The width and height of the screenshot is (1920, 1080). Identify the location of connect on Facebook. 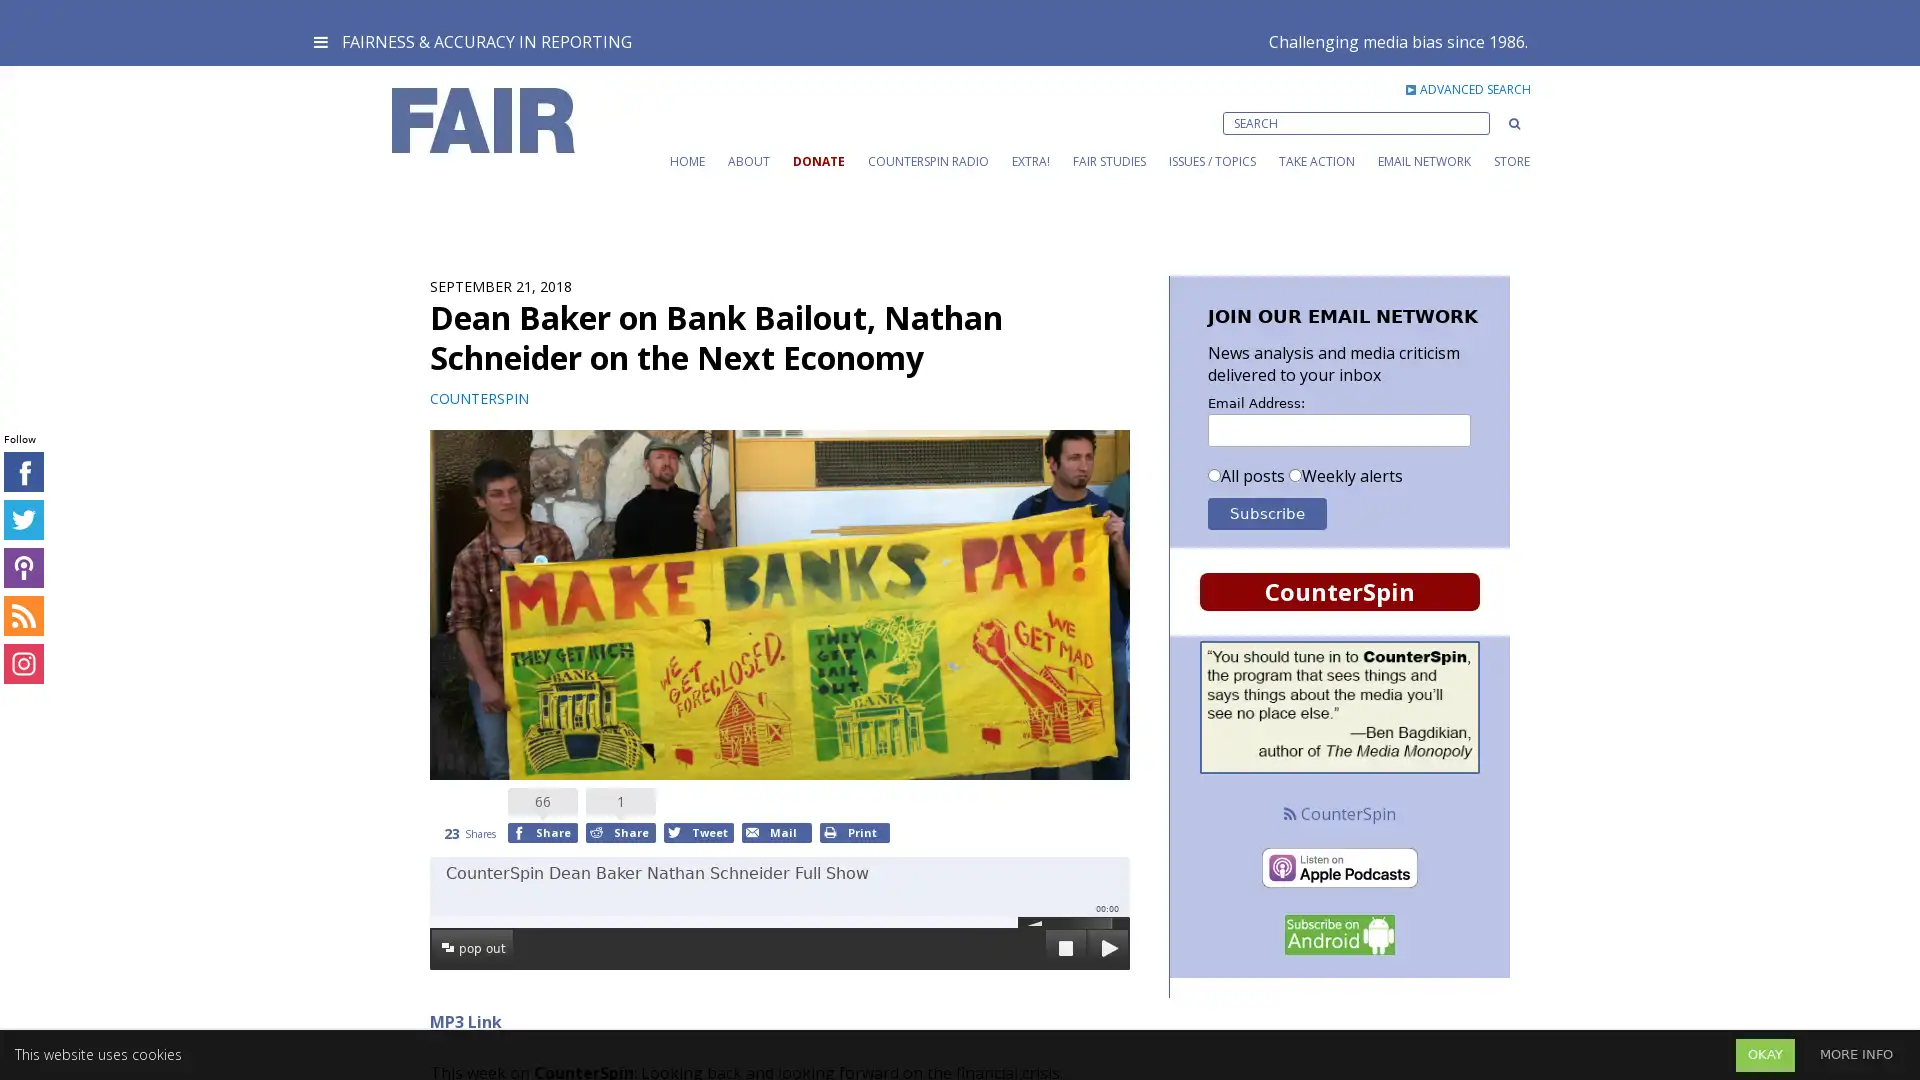
(24, 471).